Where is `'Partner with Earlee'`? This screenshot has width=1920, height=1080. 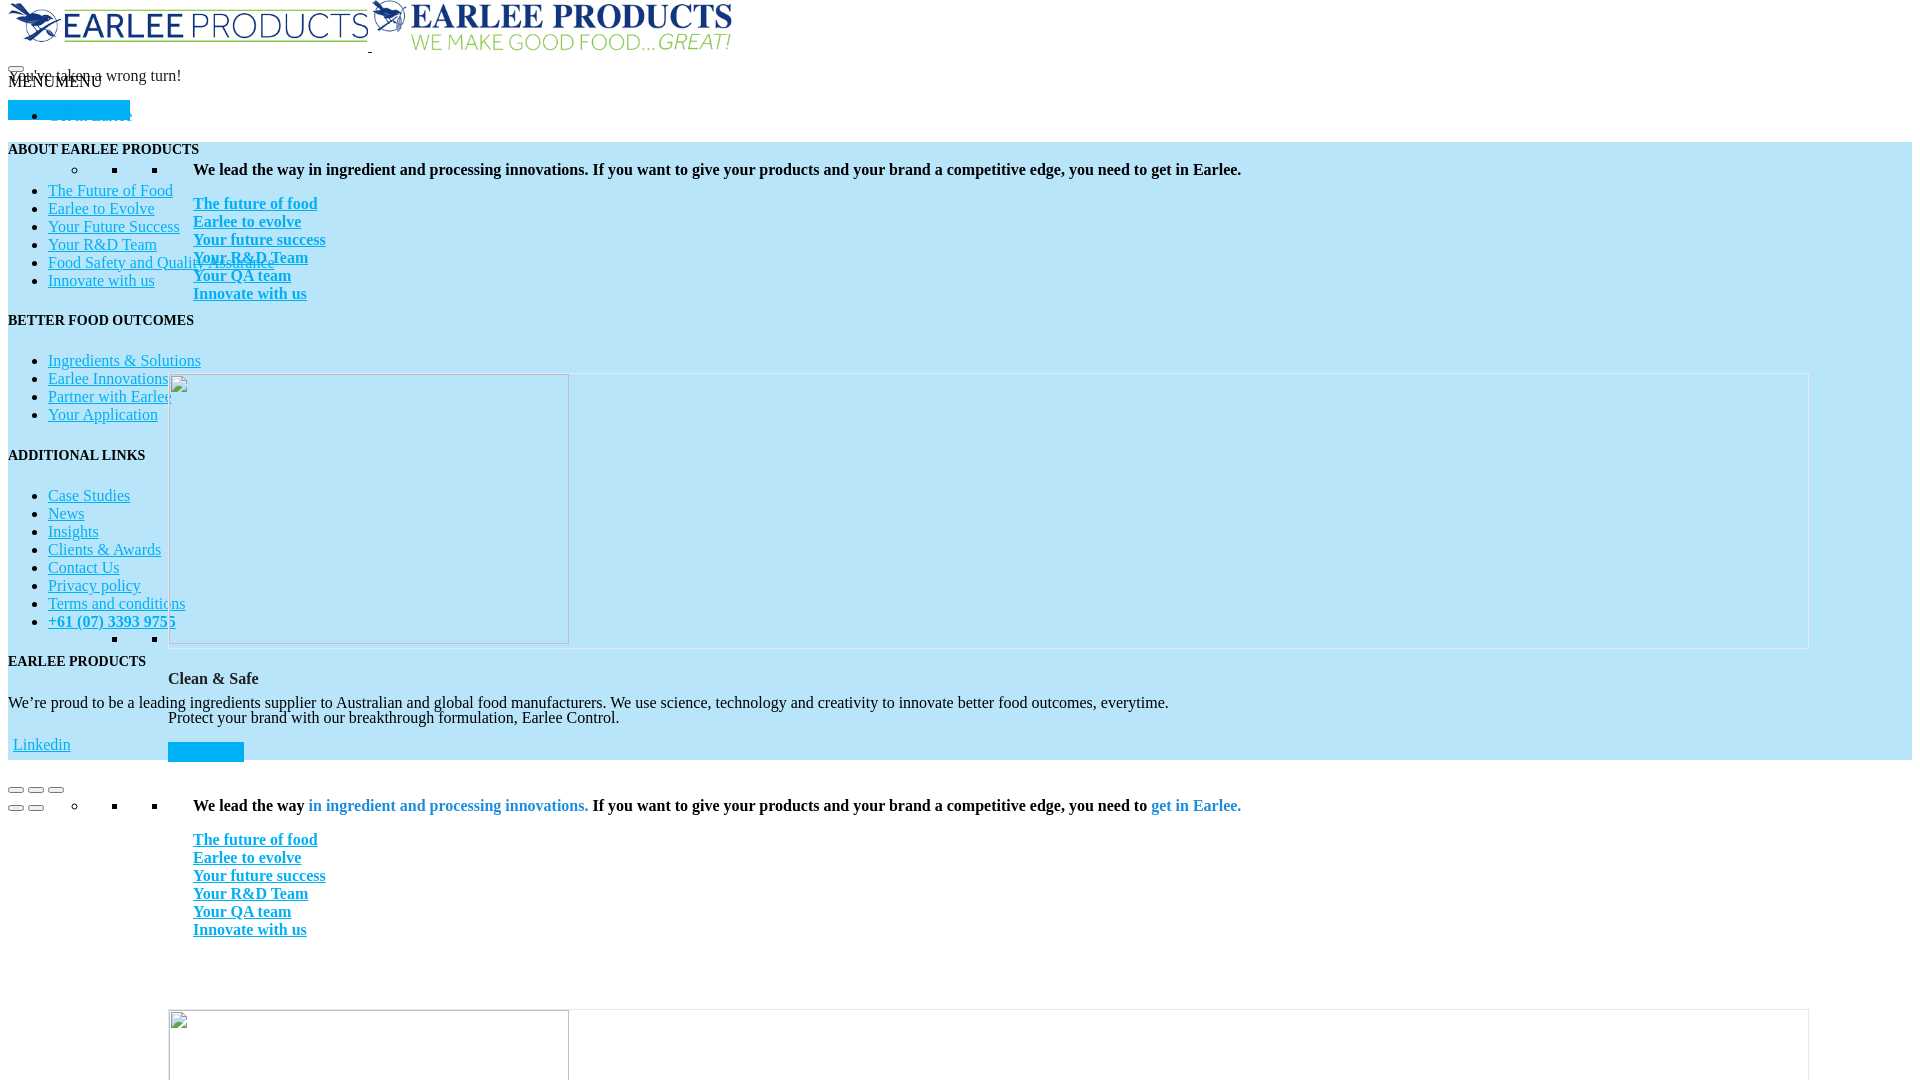 'Partner with Earlee' is located at coordinates (109, 396).